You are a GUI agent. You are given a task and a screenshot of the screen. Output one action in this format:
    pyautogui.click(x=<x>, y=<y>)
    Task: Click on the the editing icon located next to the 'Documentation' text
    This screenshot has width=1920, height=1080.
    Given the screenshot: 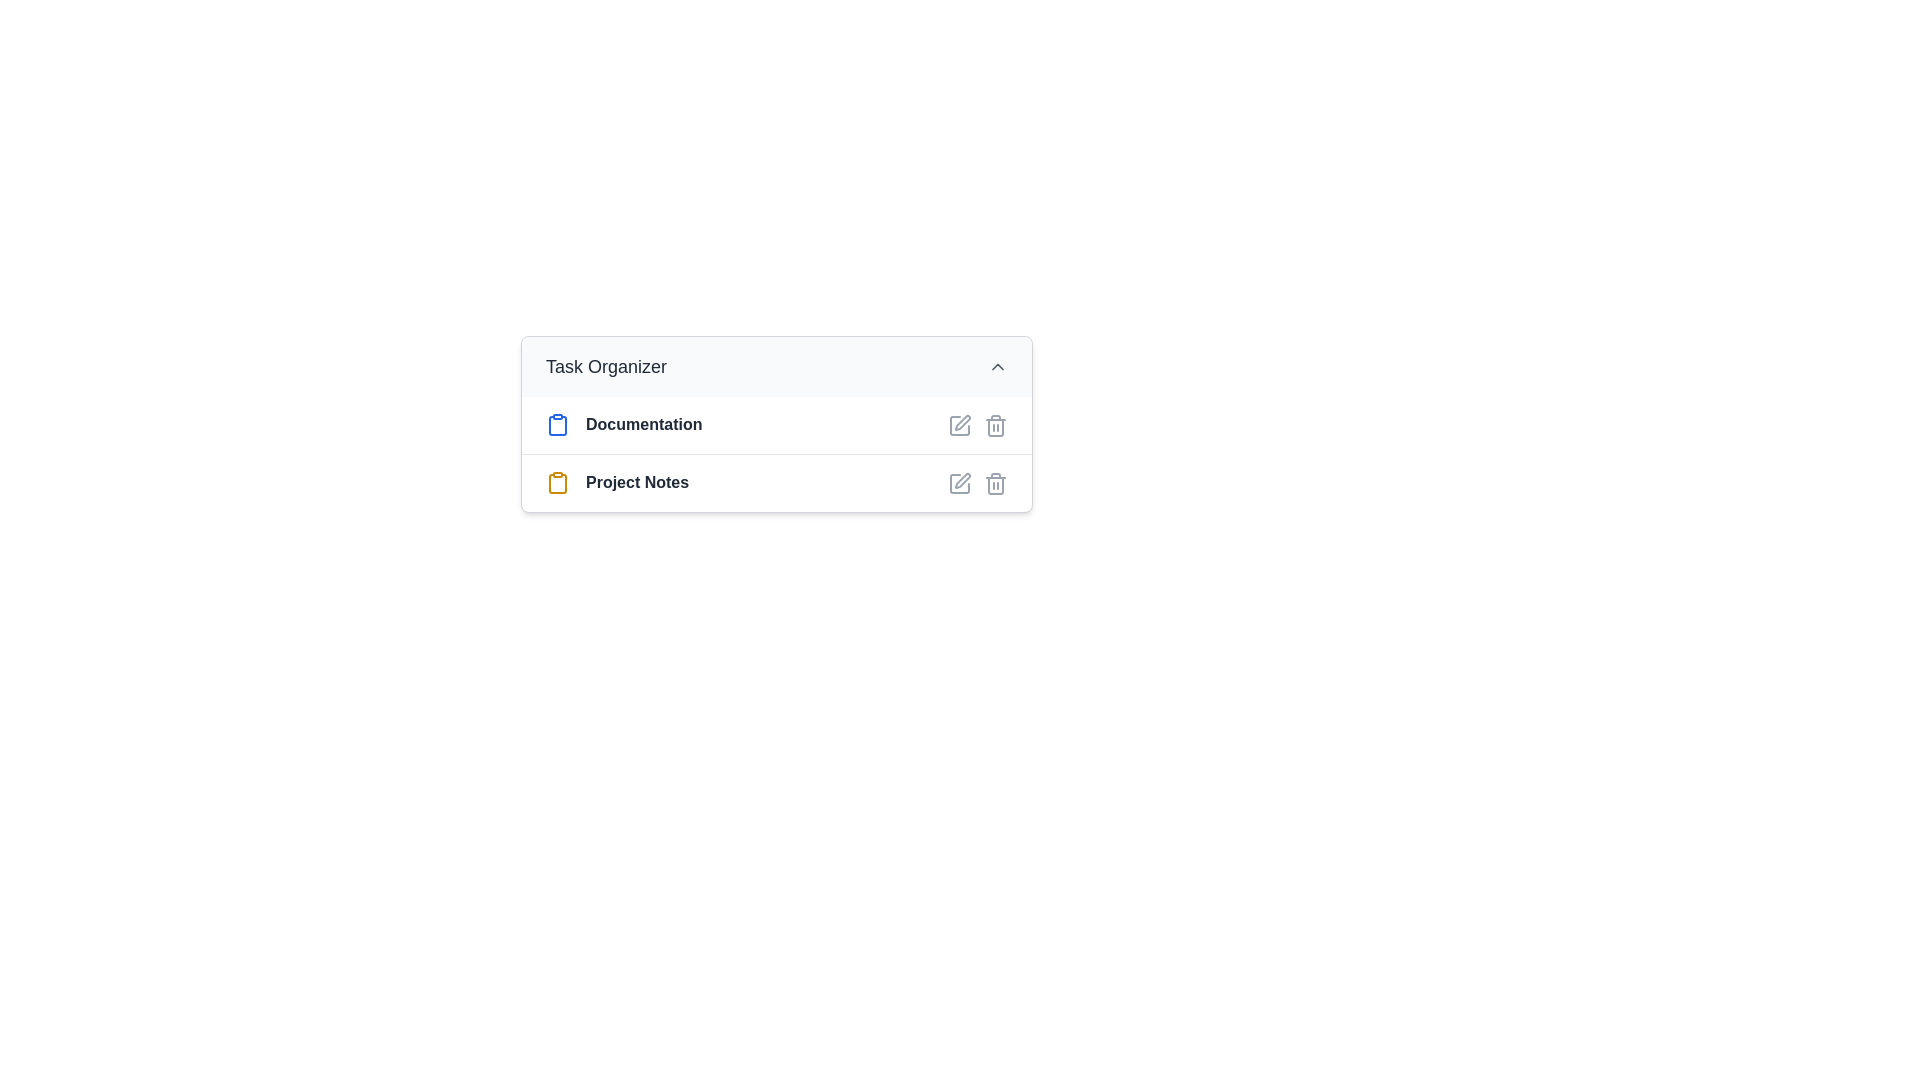 What is the action you would take?
    pyautogui.click(x=963, y=421)
    